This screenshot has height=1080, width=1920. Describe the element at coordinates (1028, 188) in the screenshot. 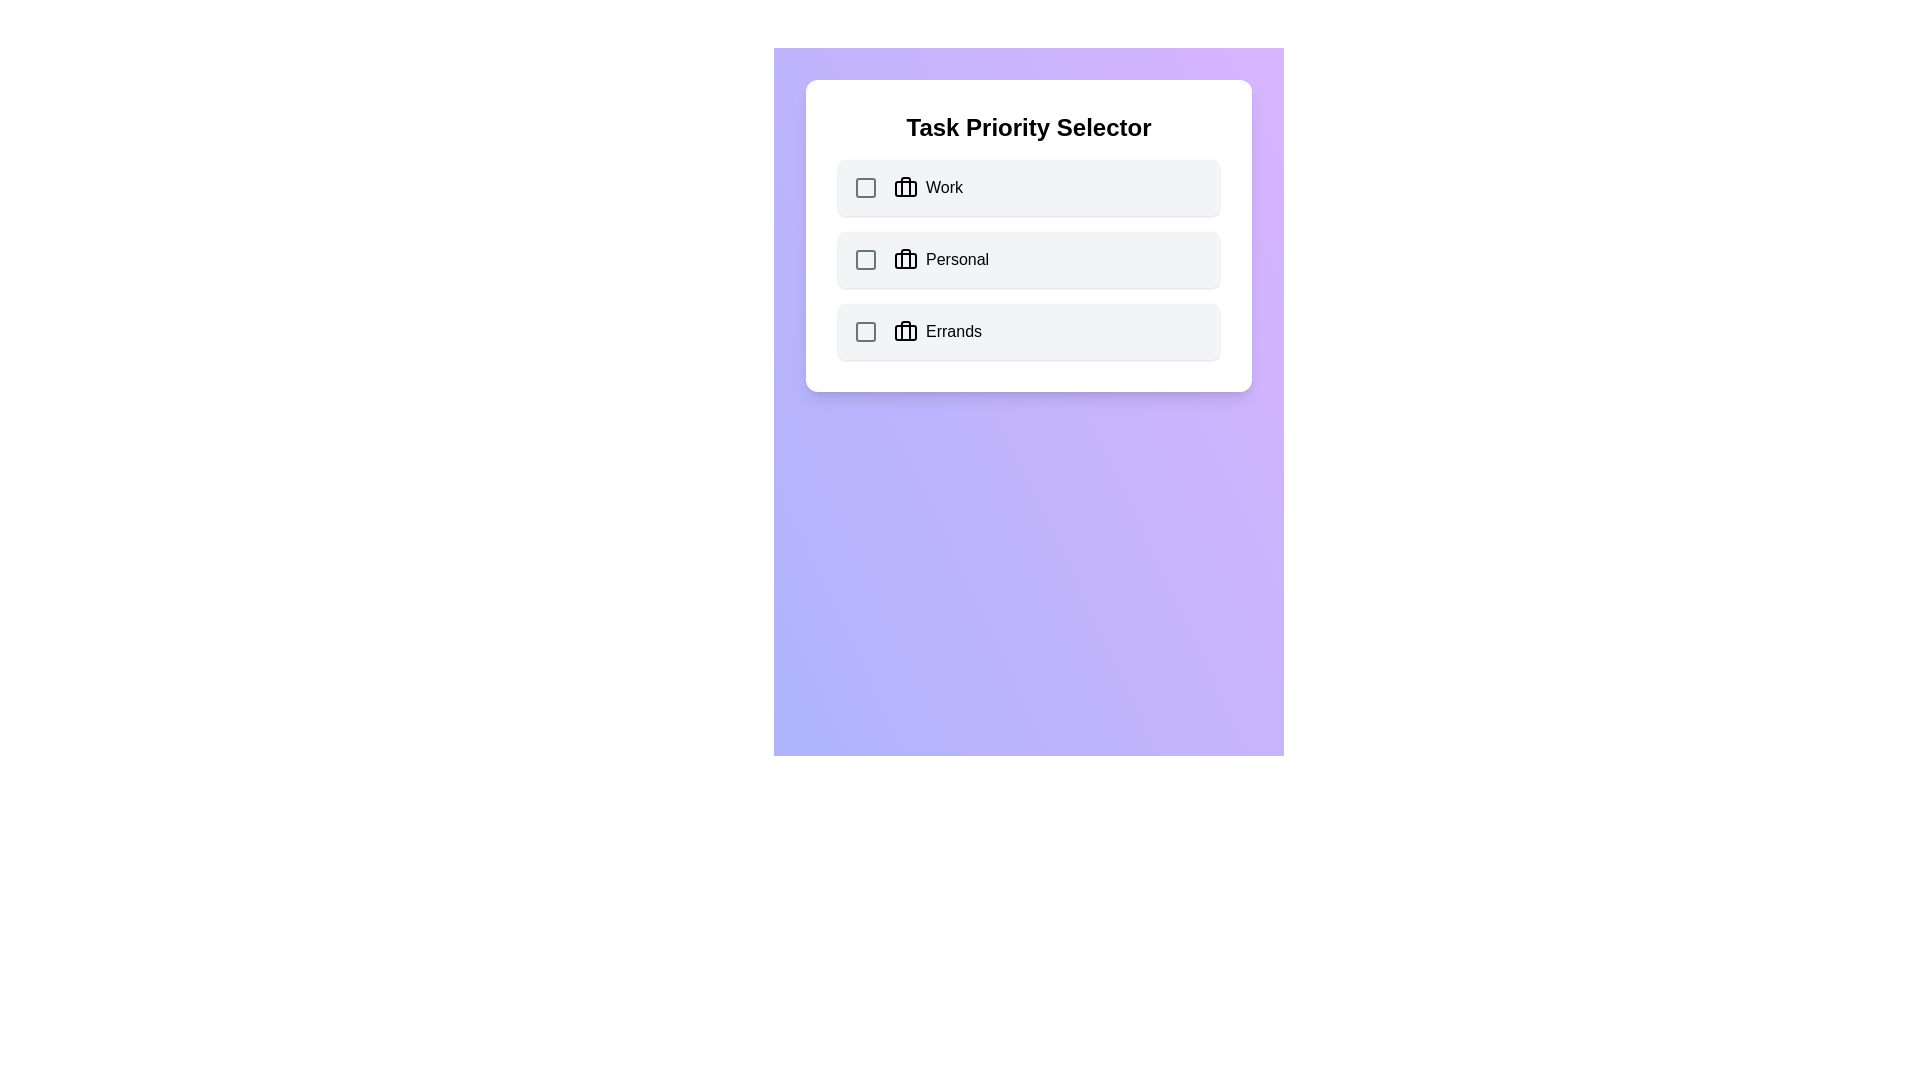

I see `the category Work` at that location.